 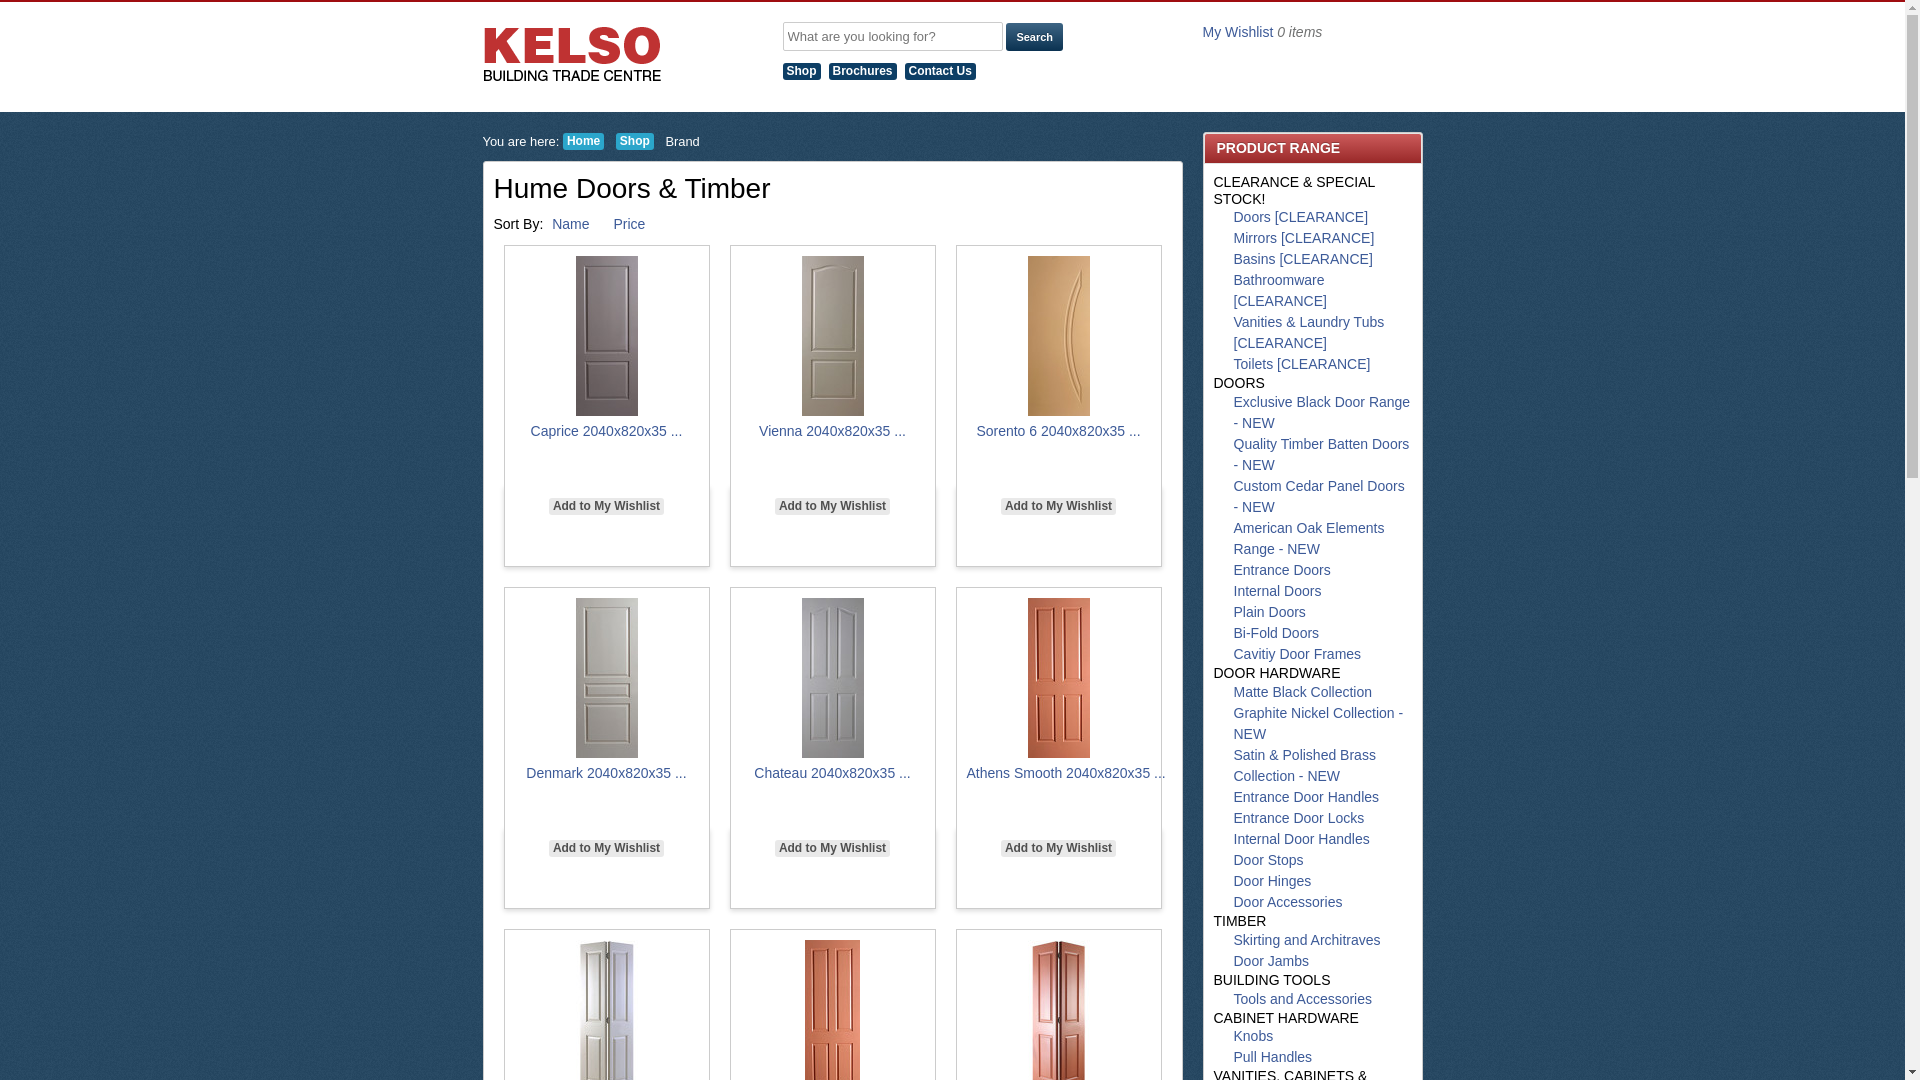 I want to click on 'Toilets [CLEARANCE]', so click(x=1302, y=363).